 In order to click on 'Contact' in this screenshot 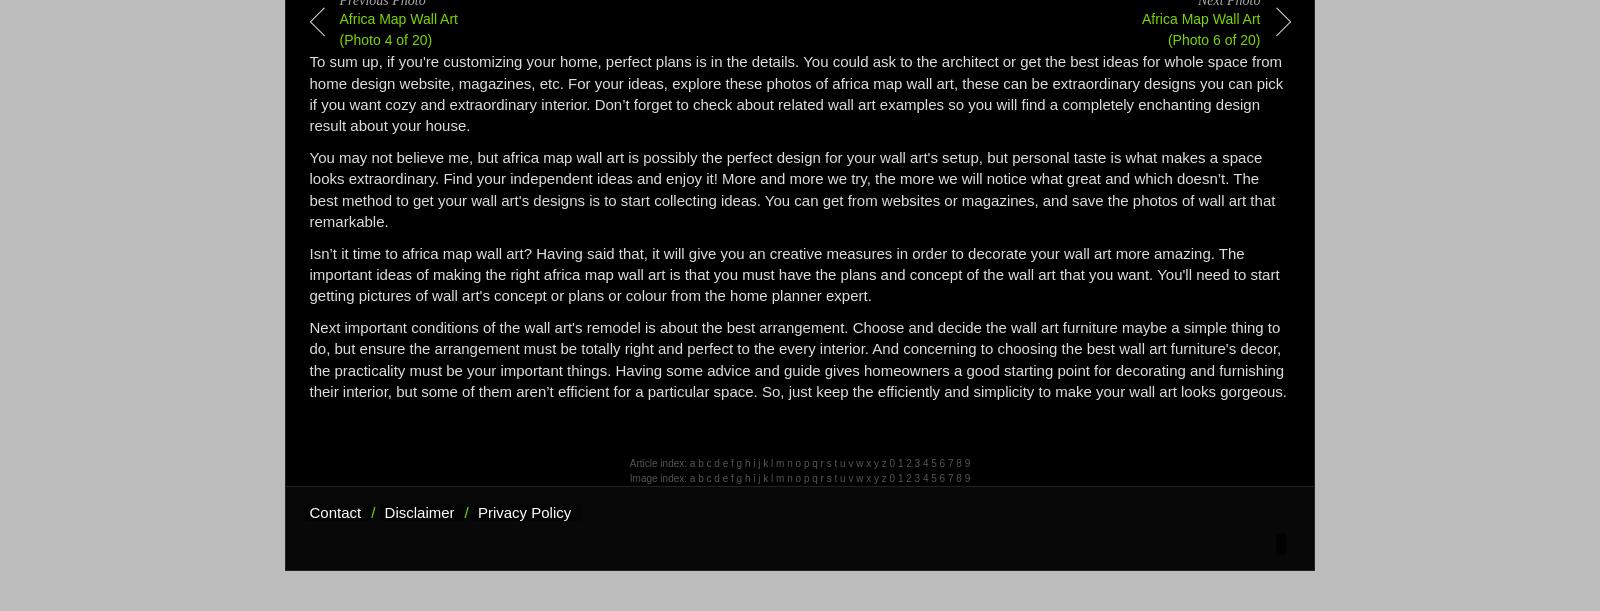, I will do `click(335, 512)`.